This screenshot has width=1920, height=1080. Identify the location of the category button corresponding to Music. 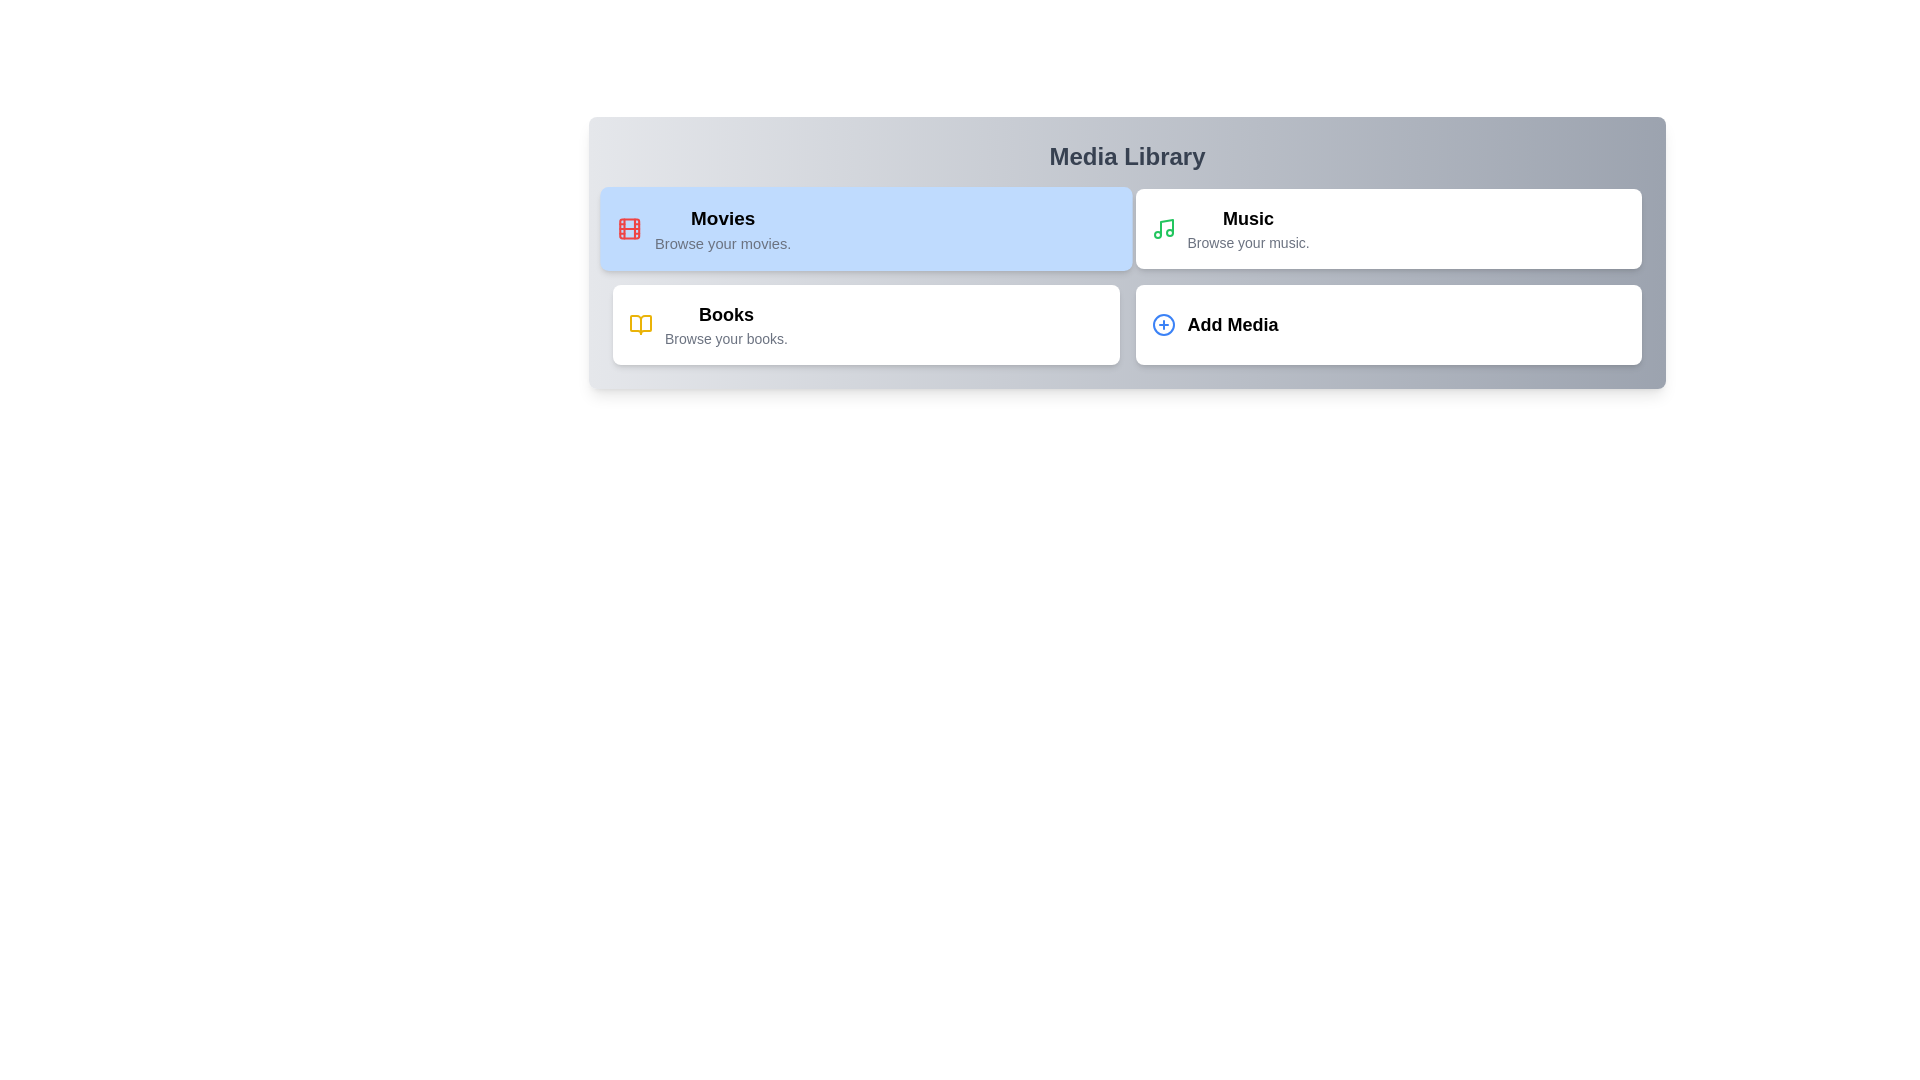
(1386, 227).